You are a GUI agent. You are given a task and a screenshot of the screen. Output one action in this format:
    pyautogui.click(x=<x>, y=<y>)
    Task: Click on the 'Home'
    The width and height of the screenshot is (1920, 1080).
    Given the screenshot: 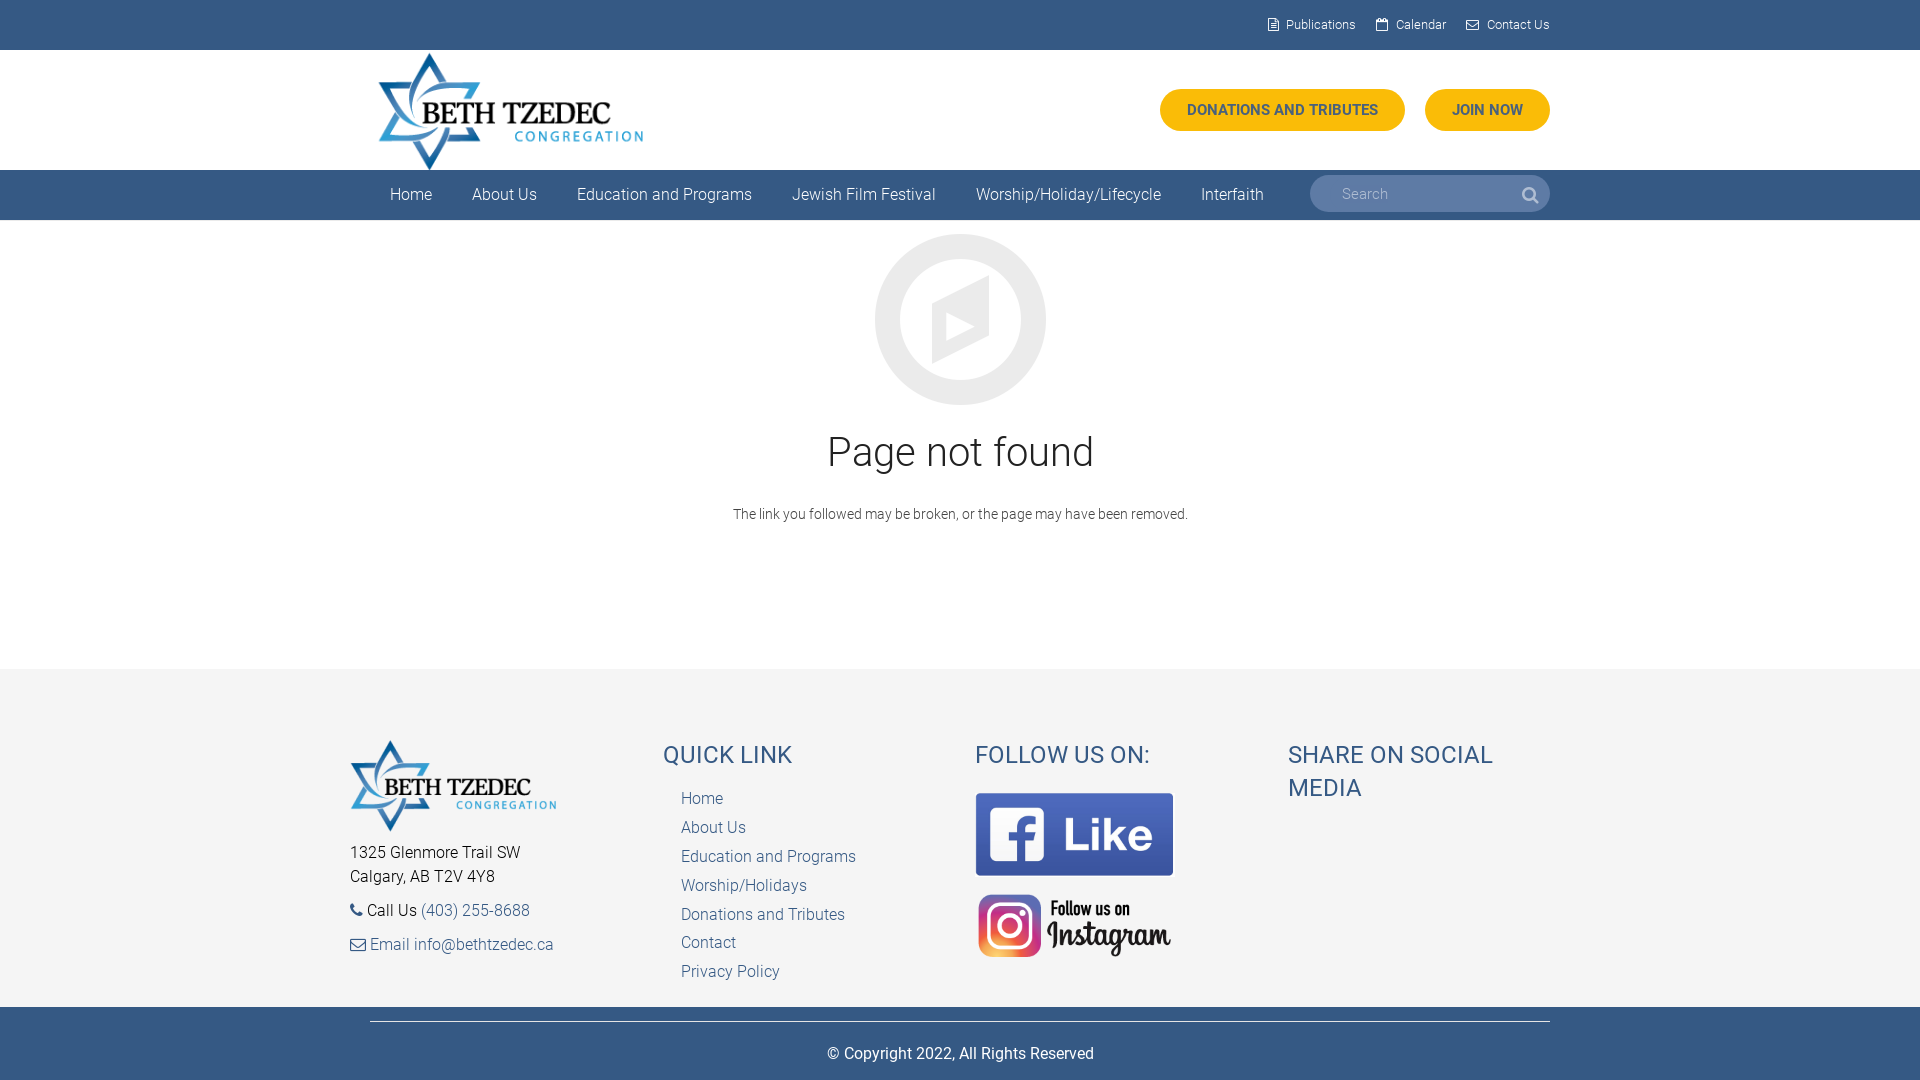 What is the action you would take?
    pyautogui.click(x=700, y=797)
    